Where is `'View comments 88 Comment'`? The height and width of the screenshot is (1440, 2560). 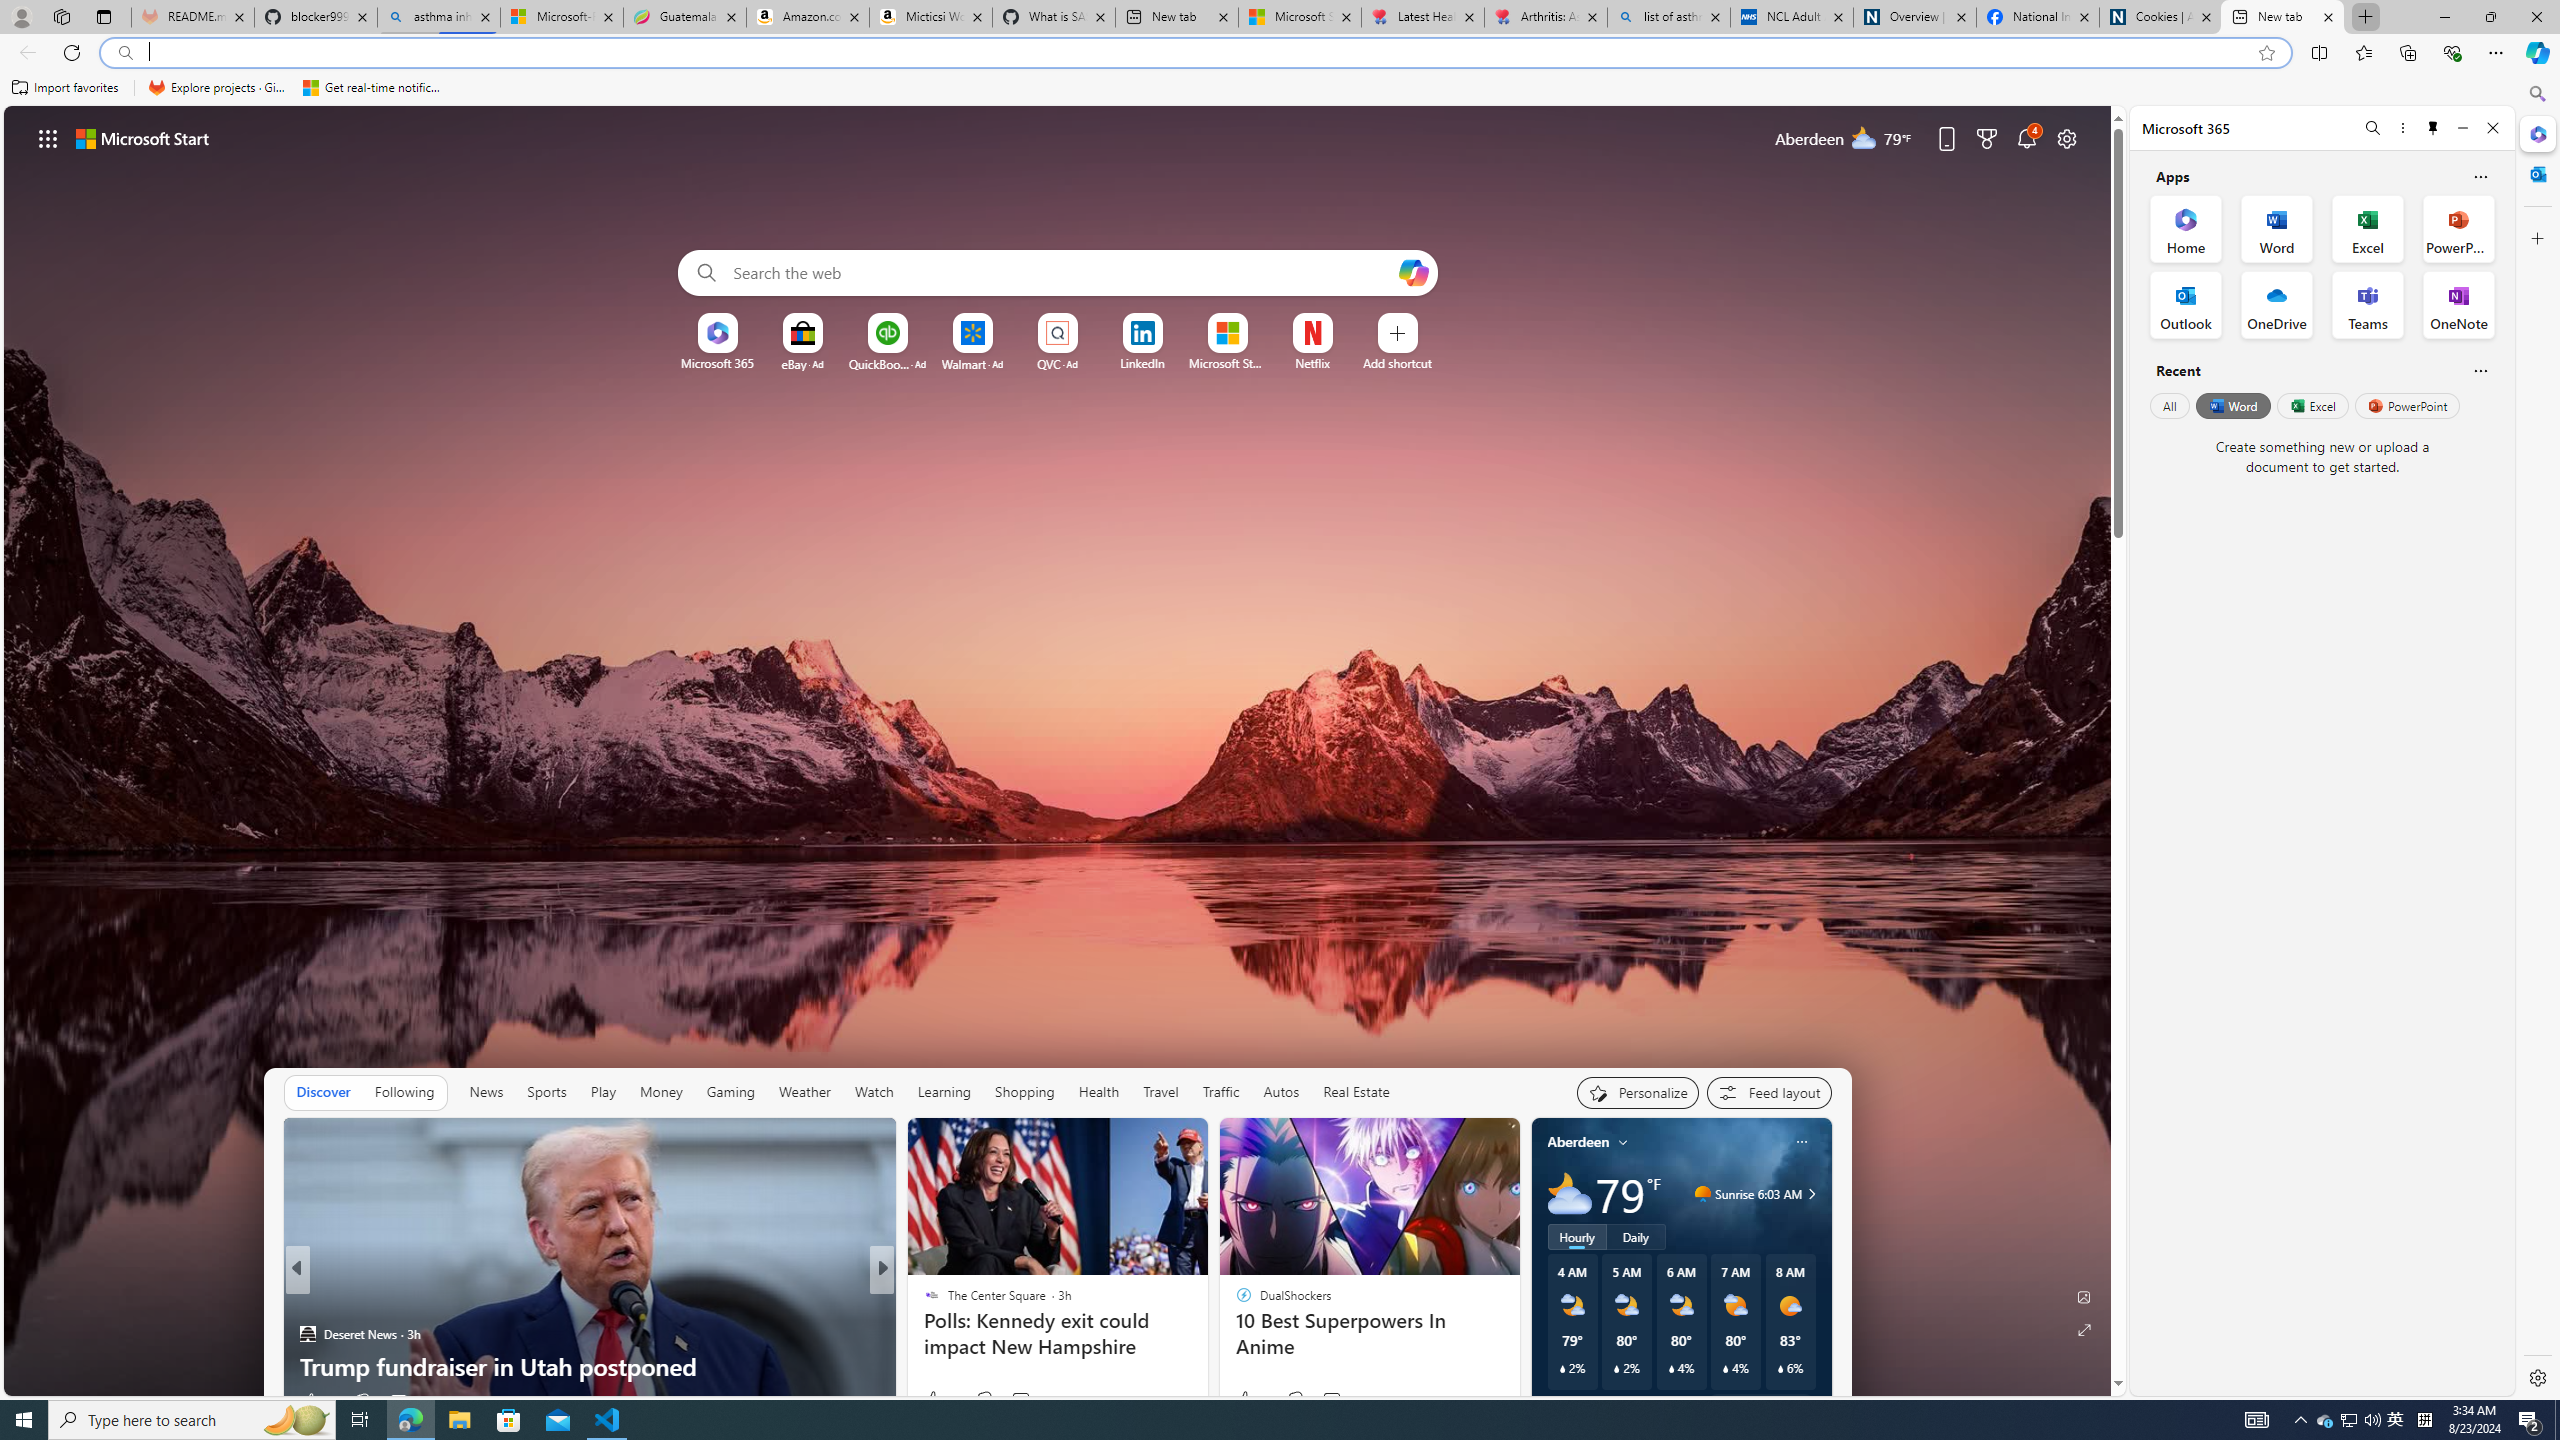 'View comments 88 Comment' is located at coordinates (1020, 1401).